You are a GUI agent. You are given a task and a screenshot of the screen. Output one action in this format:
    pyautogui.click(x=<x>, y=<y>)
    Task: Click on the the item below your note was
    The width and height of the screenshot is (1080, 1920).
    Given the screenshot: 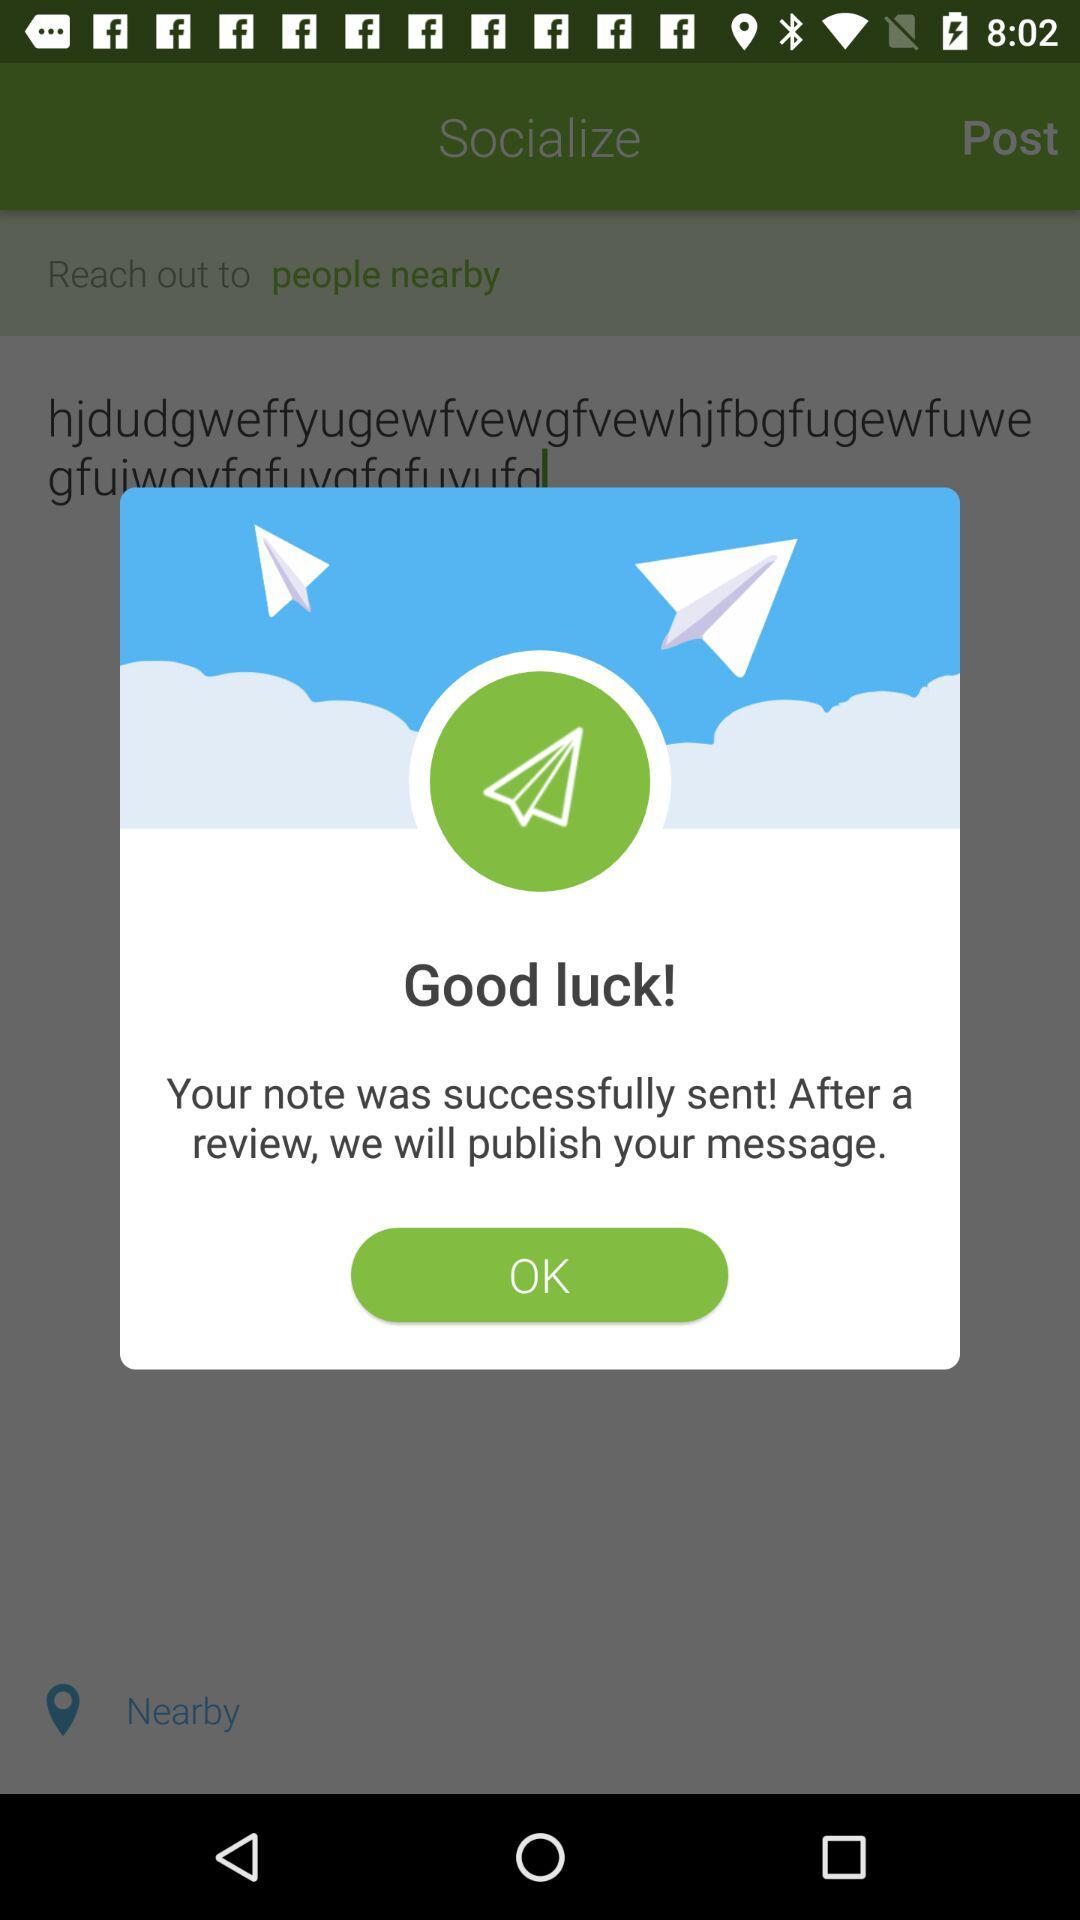 What is the action you would take?
    pyautogui.click(x=538, y=1274)
    